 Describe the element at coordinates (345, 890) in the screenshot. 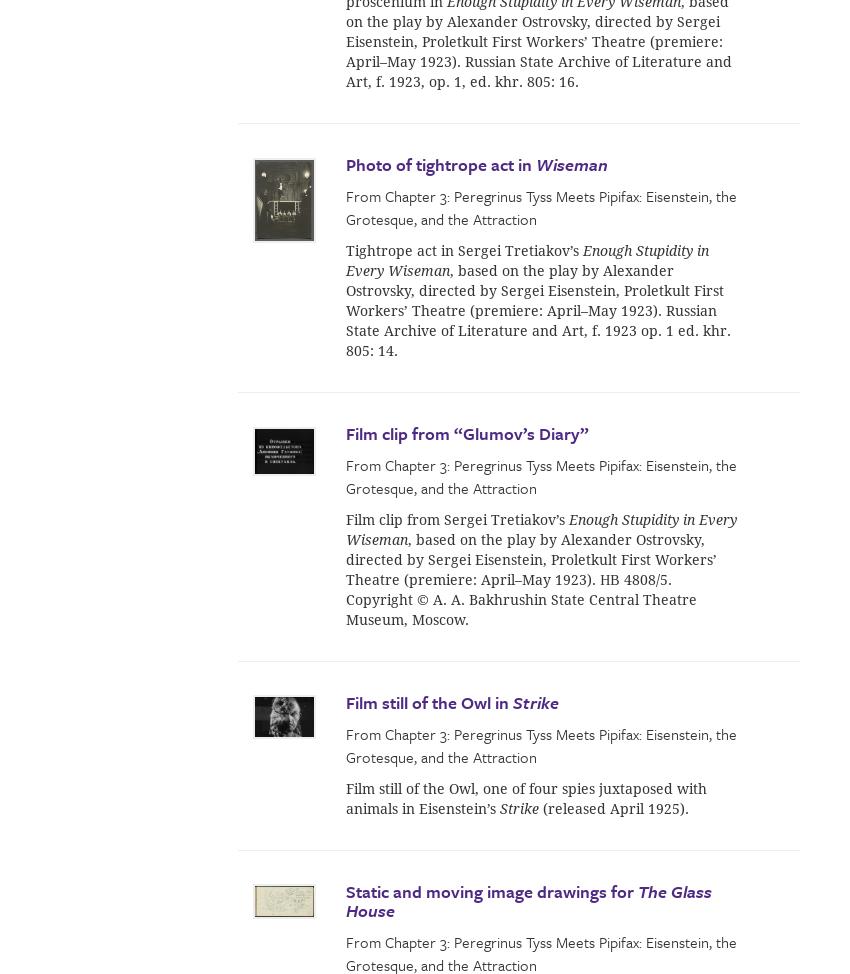

I see `'Static and moving image drawings for'` at that location.